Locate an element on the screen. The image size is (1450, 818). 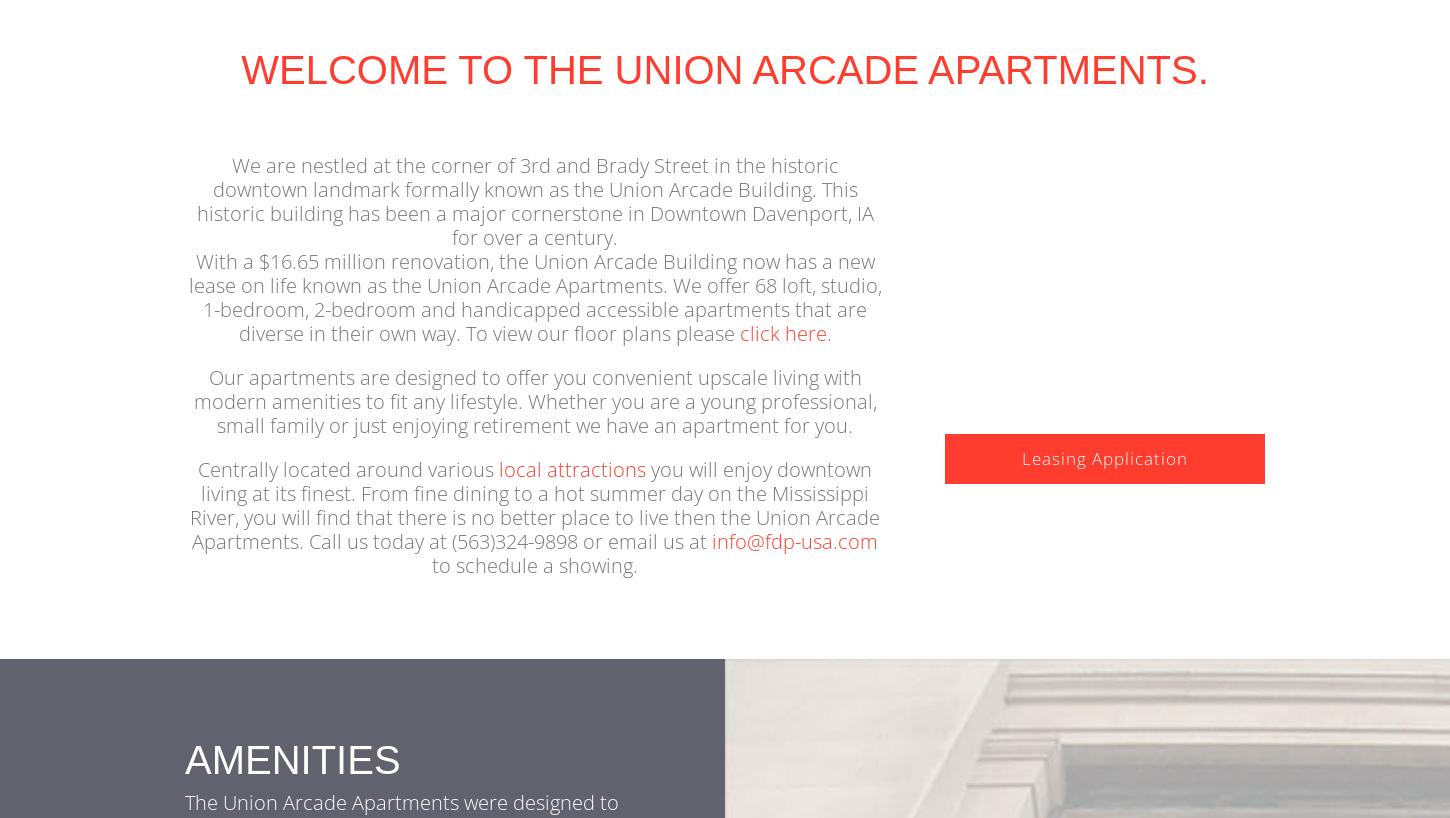
'We are nestled at the corner of 3rd and Brady Street in the historic downtown landmark formally known as the Union Arcade Building. This historic building has been a major cornerstone in Downtown Davenport, IA for over a century.' is located at coordinates (195, 231).